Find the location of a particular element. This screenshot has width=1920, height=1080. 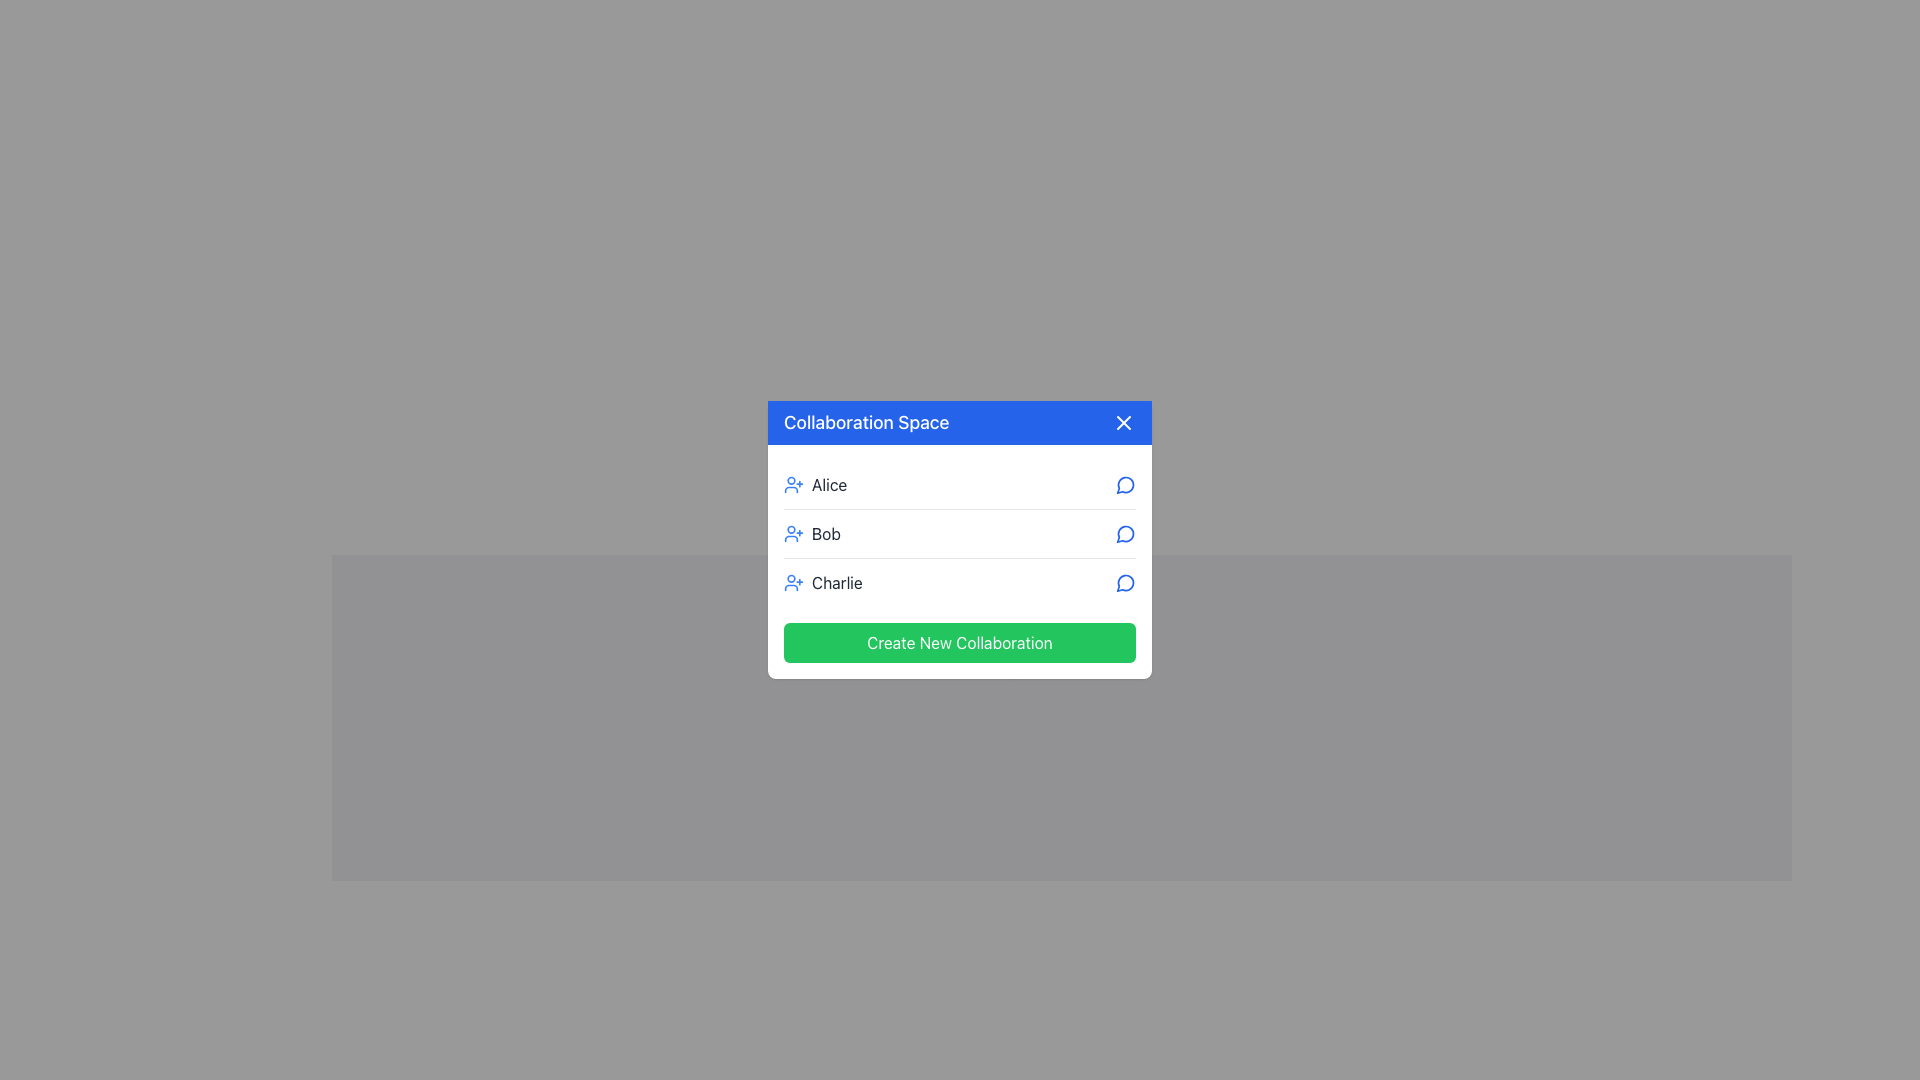

the label containing the name 'Bob' which is styled in bold, dark font and is located next to a user icon with a plus sign, indicating an invitation. This label is the second item in a vertically aligned list within a modal dialog is located at coordinates (812, 532).